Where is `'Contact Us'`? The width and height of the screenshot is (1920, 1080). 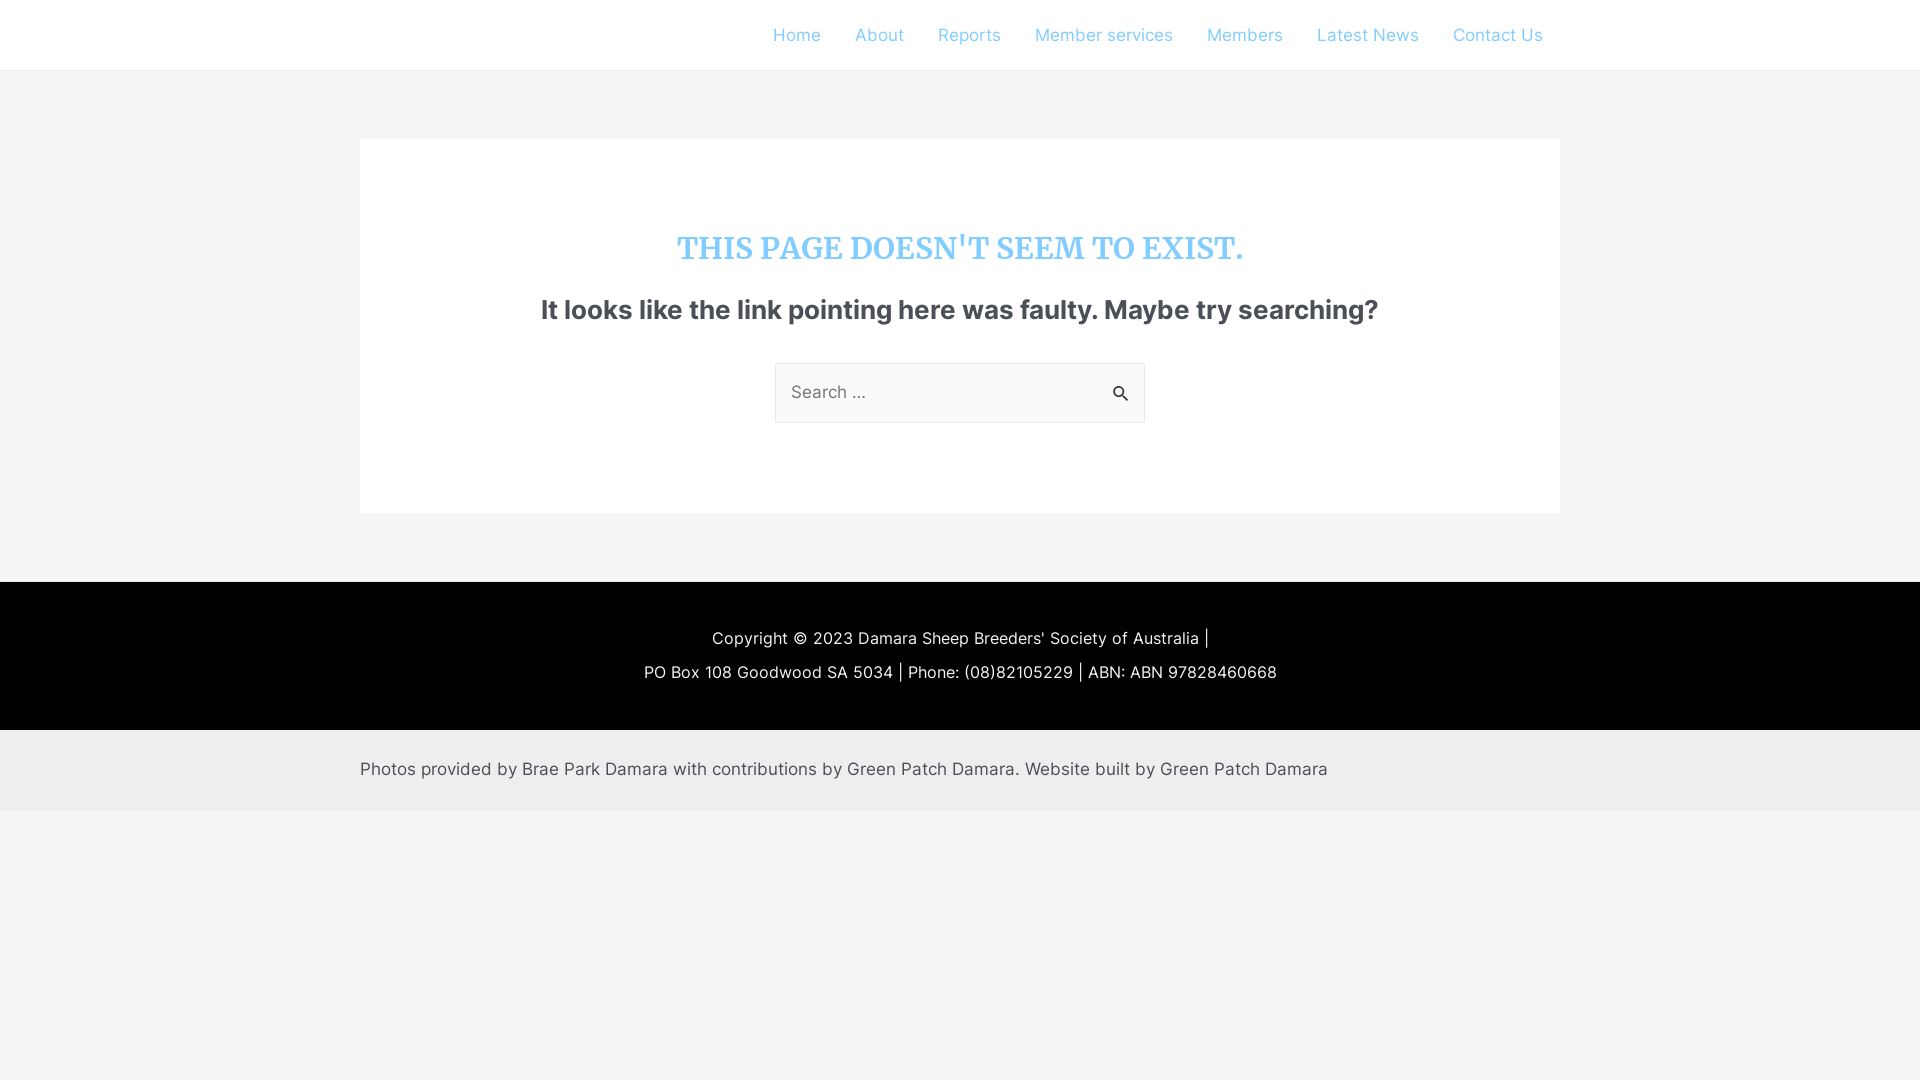 'Contact Us' is located at coordinates (1497, 34).